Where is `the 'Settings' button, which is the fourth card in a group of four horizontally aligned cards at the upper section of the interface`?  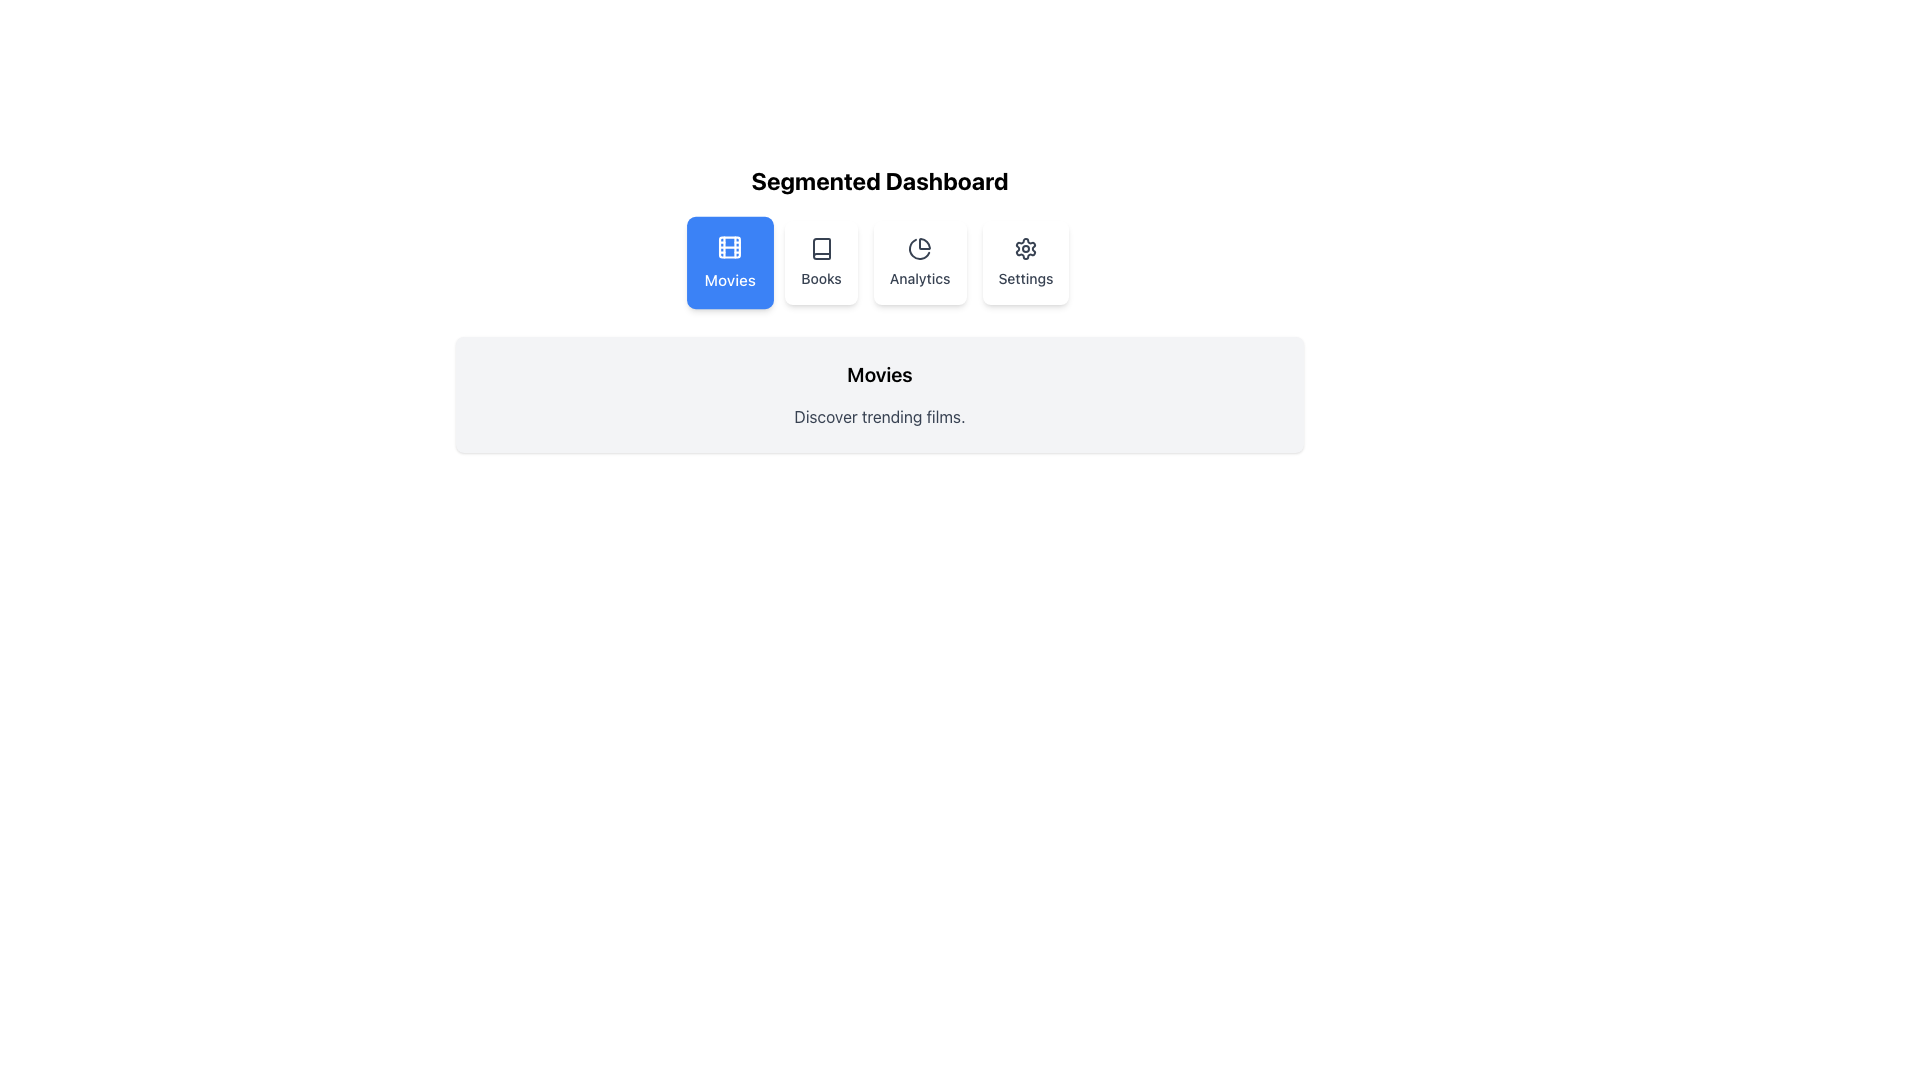
the 'Settings' button, which is the fourth card in a group of four horizontally aligned cards at the upper section of the interface is located at coordinates (1026, 261).